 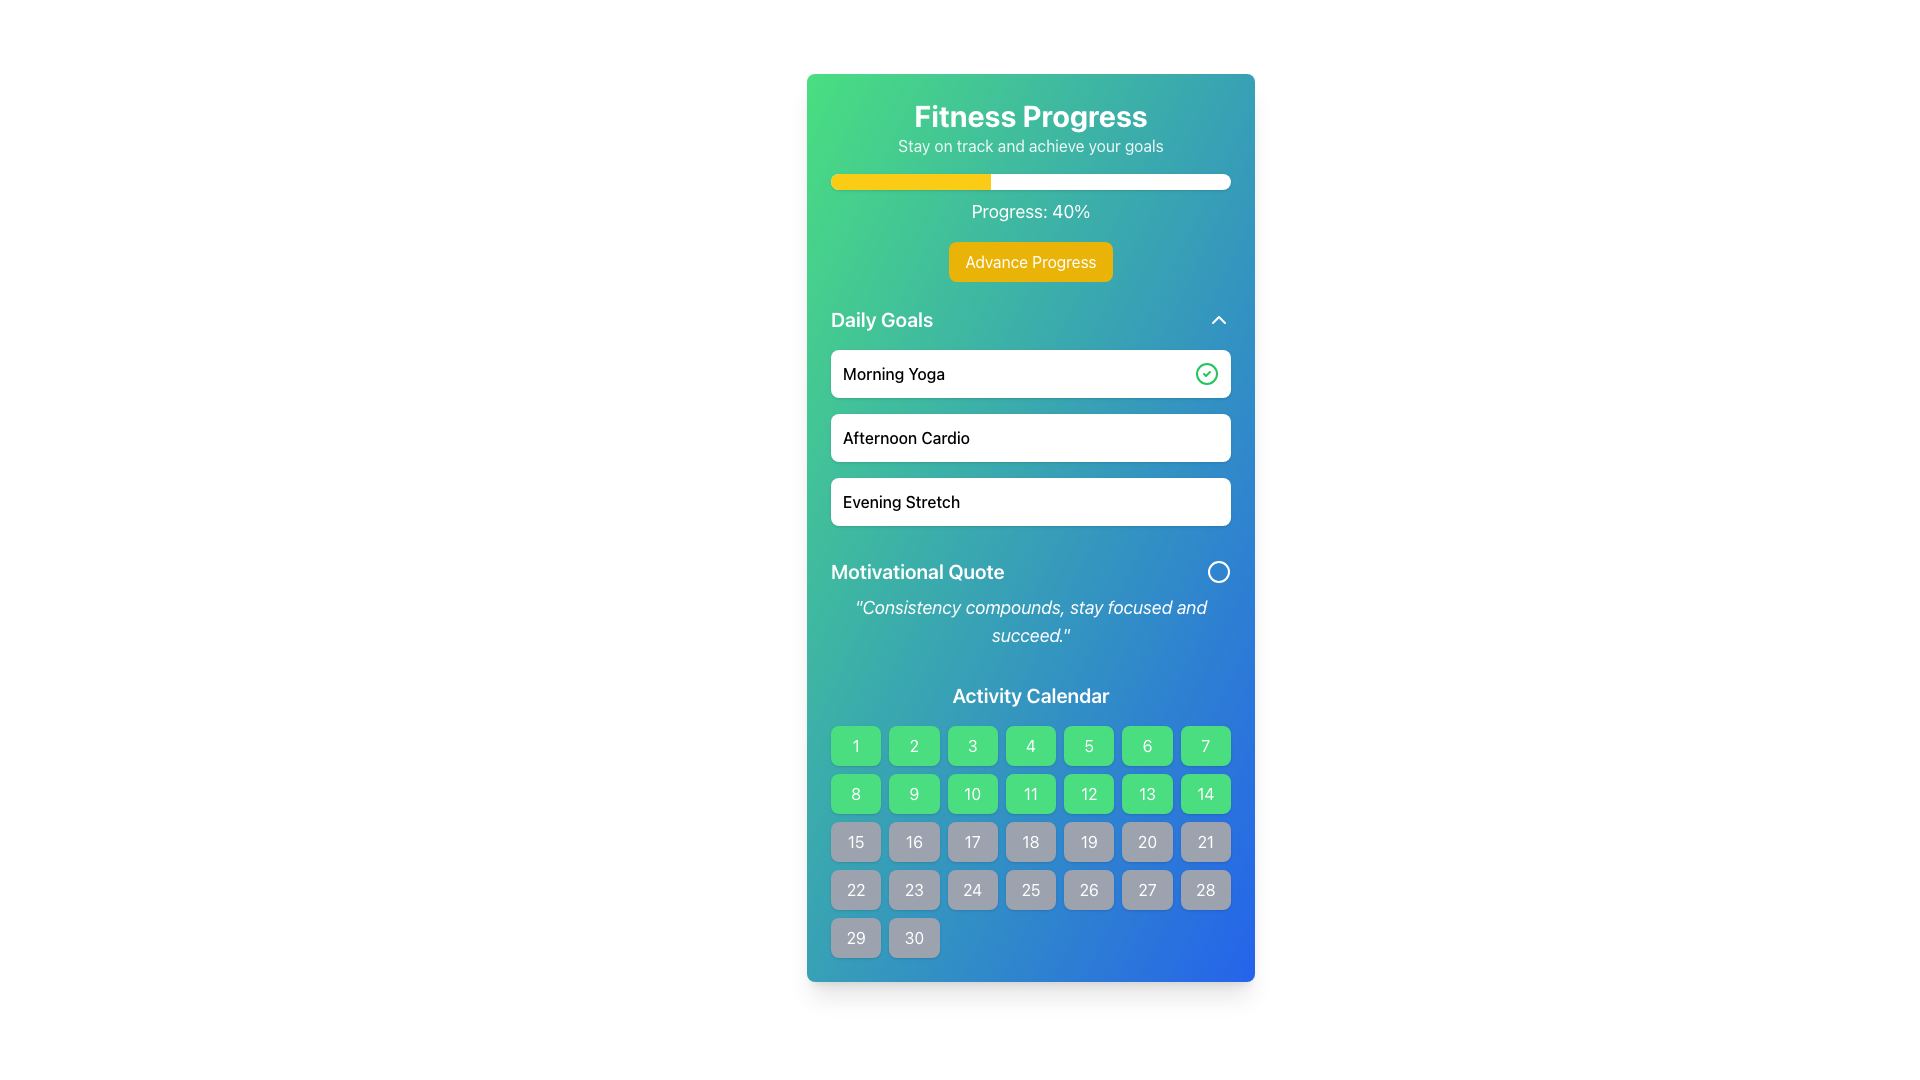 I want to click on the Progress Indicator located at the top of the interface, which visually indicates the completion percentage and occupies the leftmost 40% of the progress bar's width, so click(x=910, y=181).